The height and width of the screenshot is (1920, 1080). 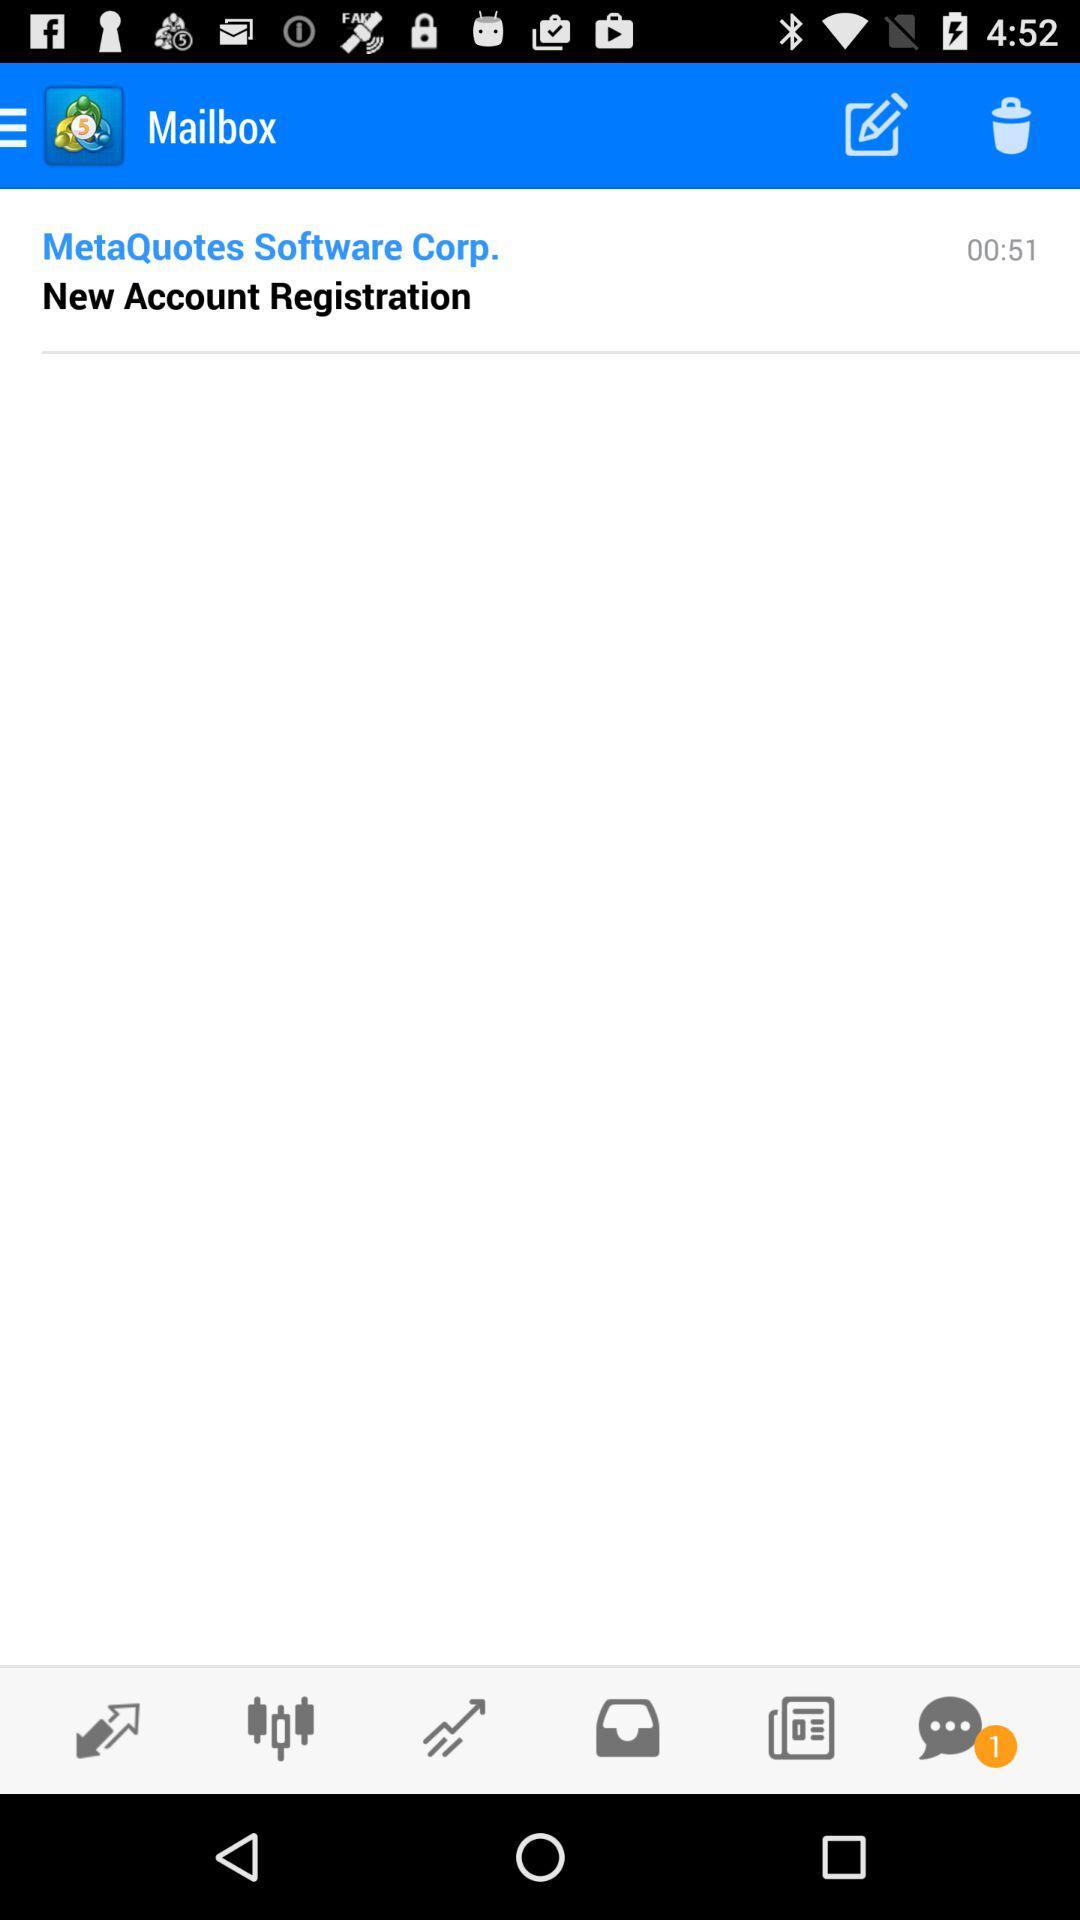 What do you see at coordinates (454, 1727) in the screenshot?
I see `share option` at bounding box center [454, 1727].